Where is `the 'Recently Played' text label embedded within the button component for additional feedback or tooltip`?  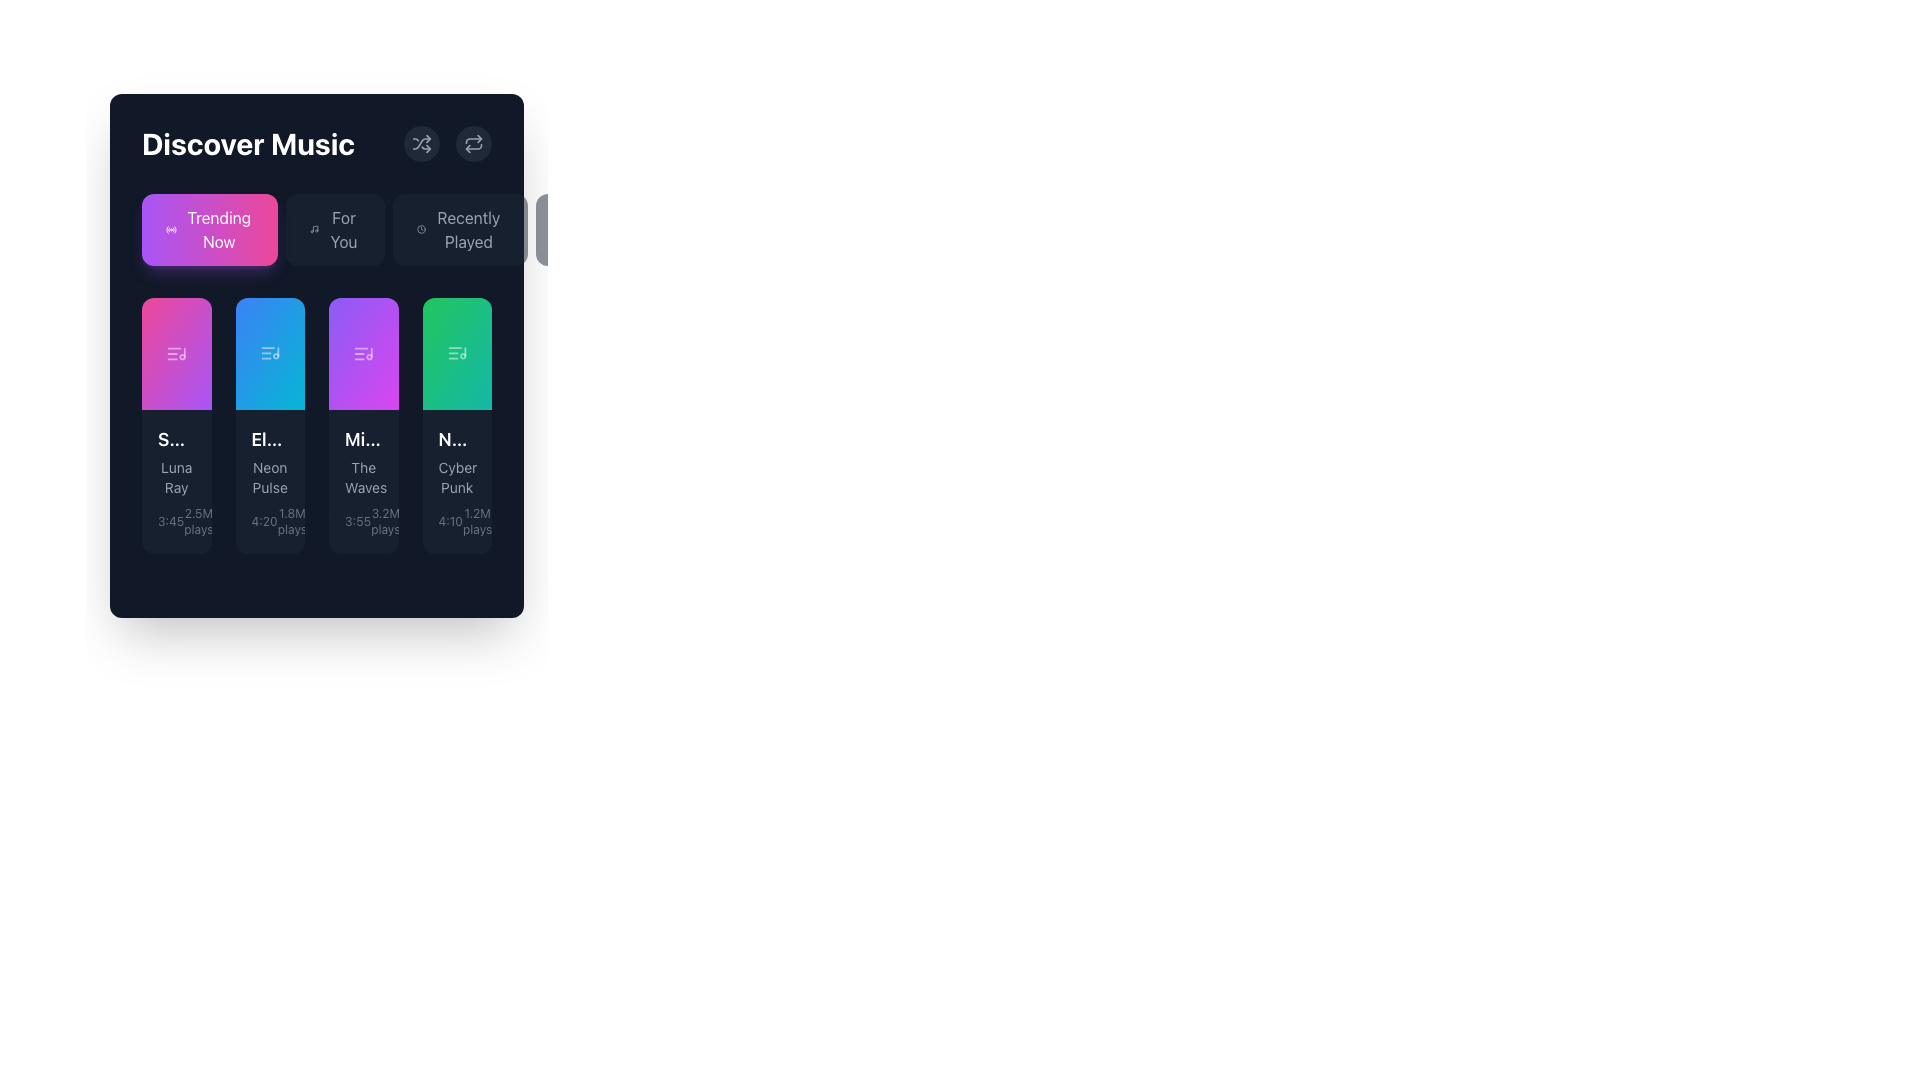 the 'Recently Played' text label embedded within the button component for additional feedback or tooltip is located at coordinates (467, 229).